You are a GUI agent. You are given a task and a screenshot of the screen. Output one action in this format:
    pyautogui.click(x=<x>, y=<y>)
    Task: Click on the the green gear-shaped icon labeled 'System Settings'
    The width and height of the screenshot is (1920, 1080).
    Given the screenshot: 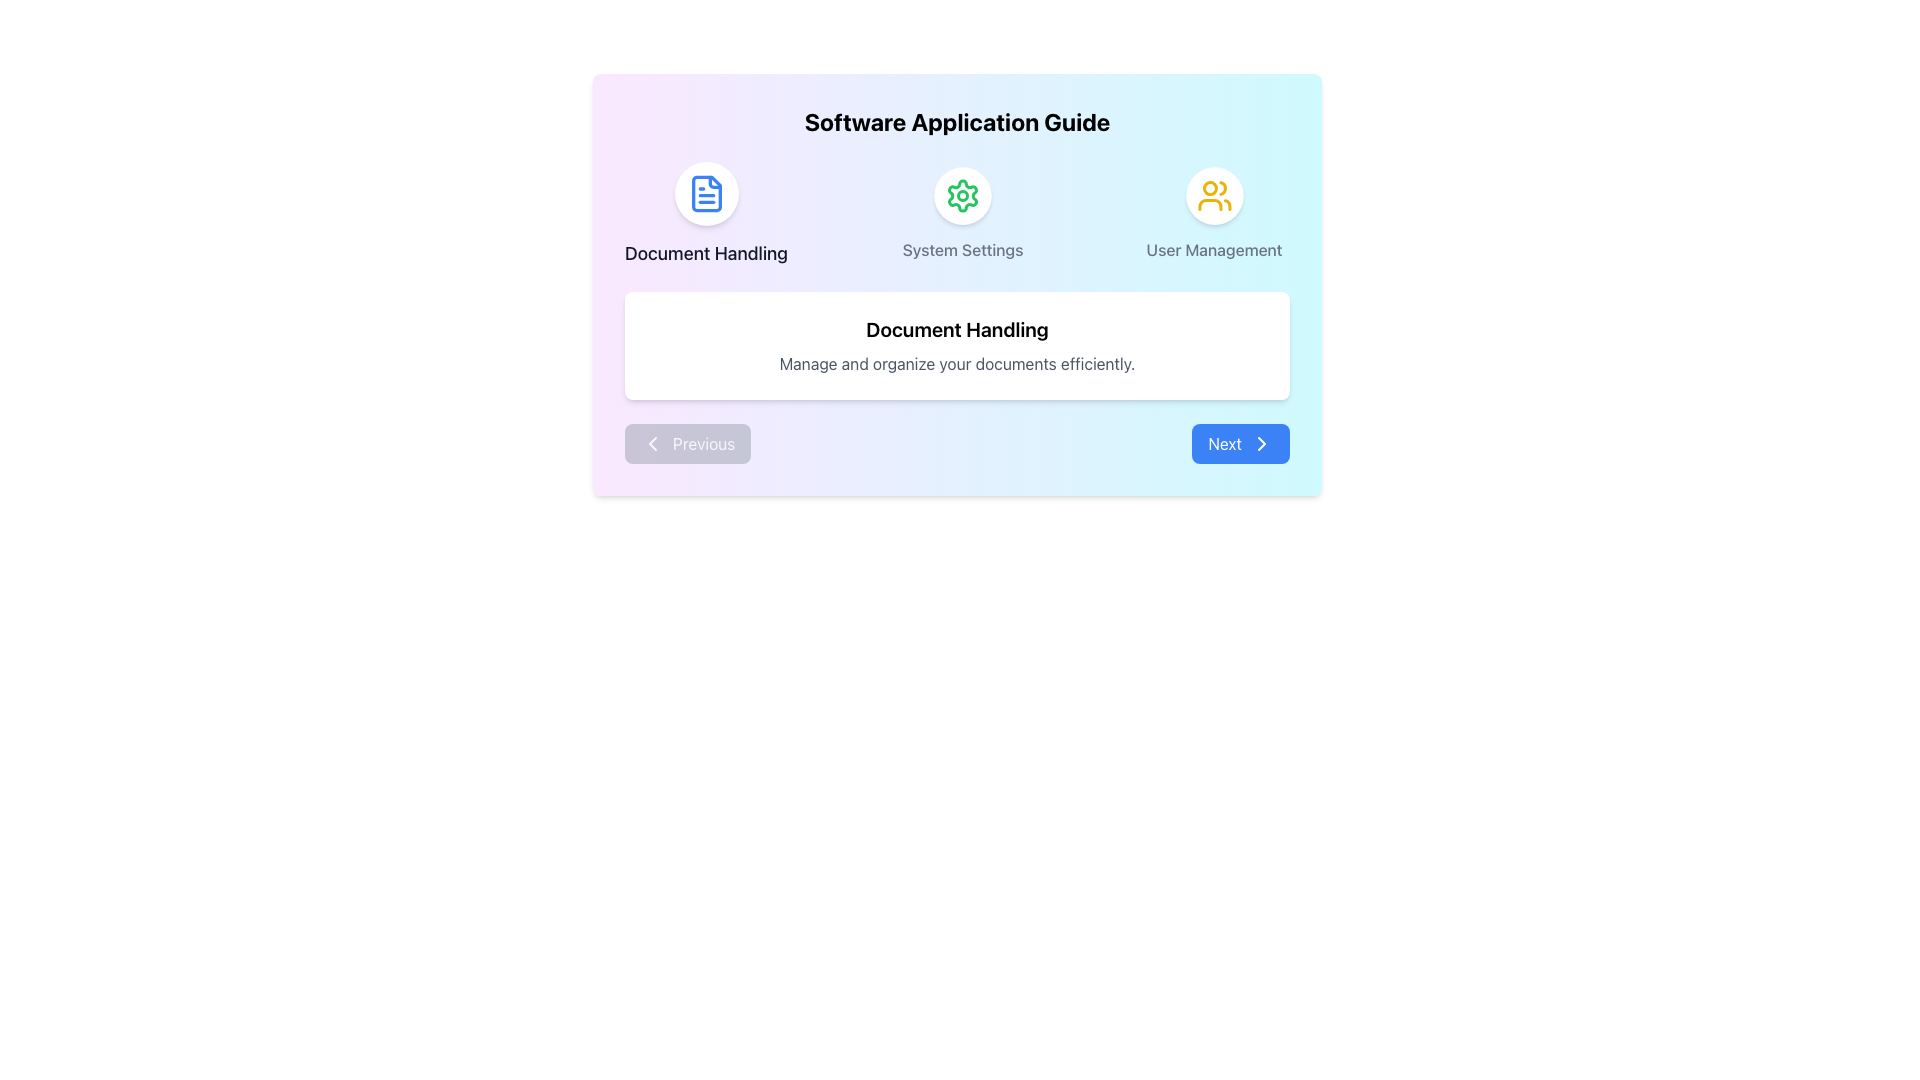 What is the action you would take?
    pyautogui.click(x=963, y=196)
    